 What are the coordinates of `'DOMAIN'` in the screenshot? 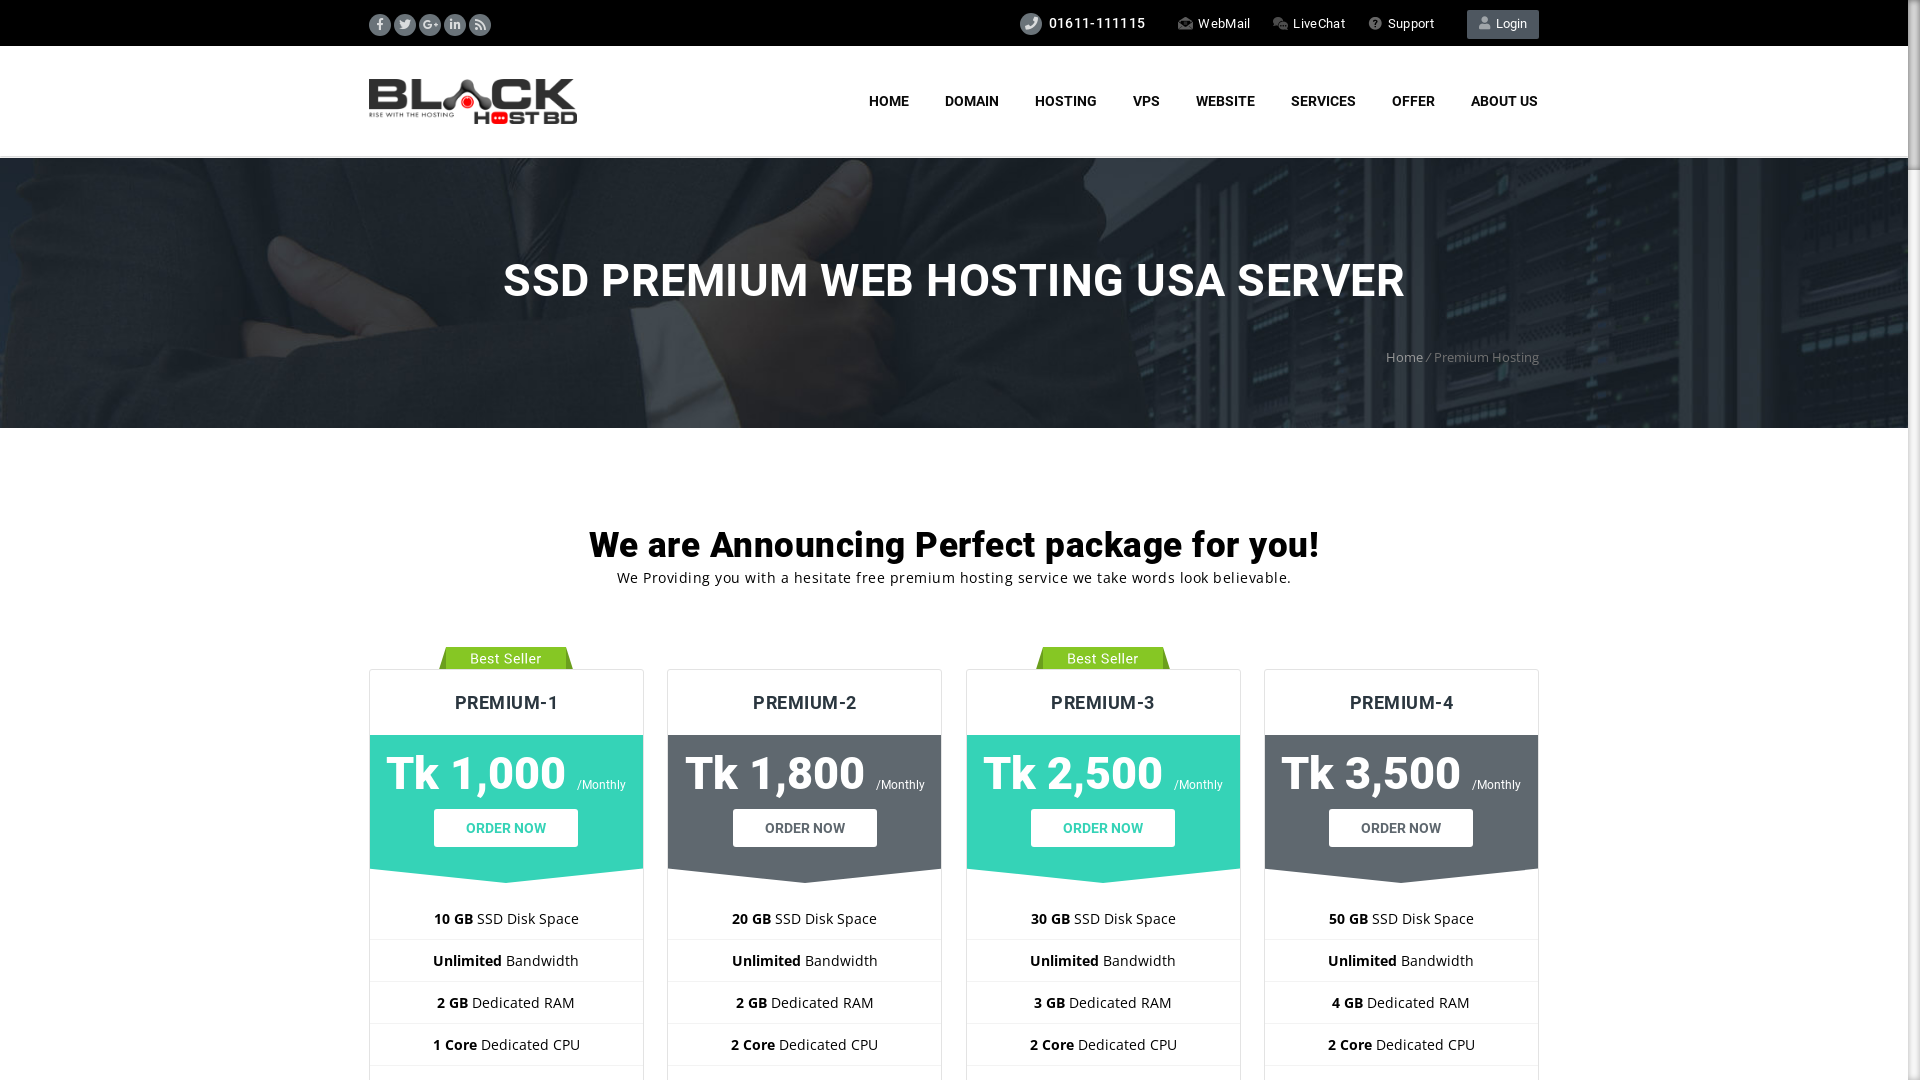 It's located at (971, 101).